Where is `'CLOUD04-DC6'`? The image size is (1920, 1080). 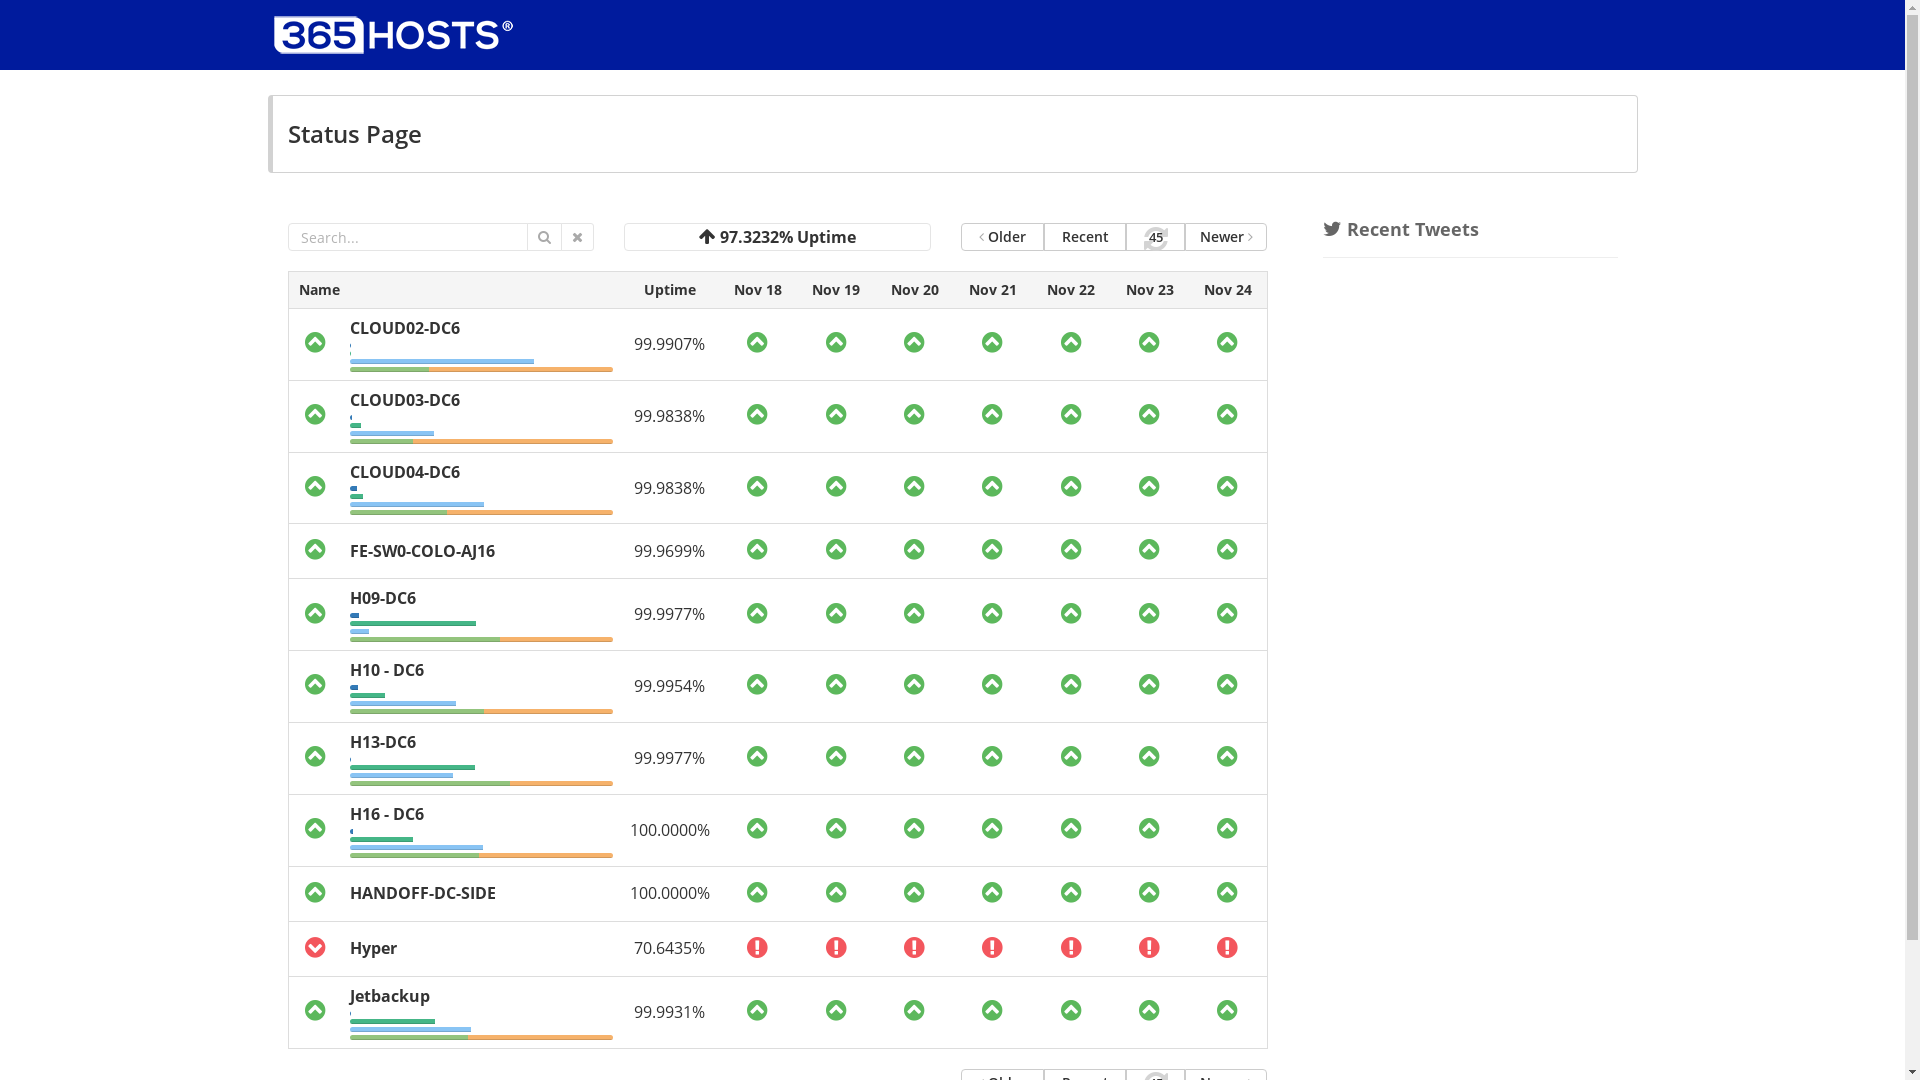
'CLOUD04-DC6' is located at coordinates (350, 471).